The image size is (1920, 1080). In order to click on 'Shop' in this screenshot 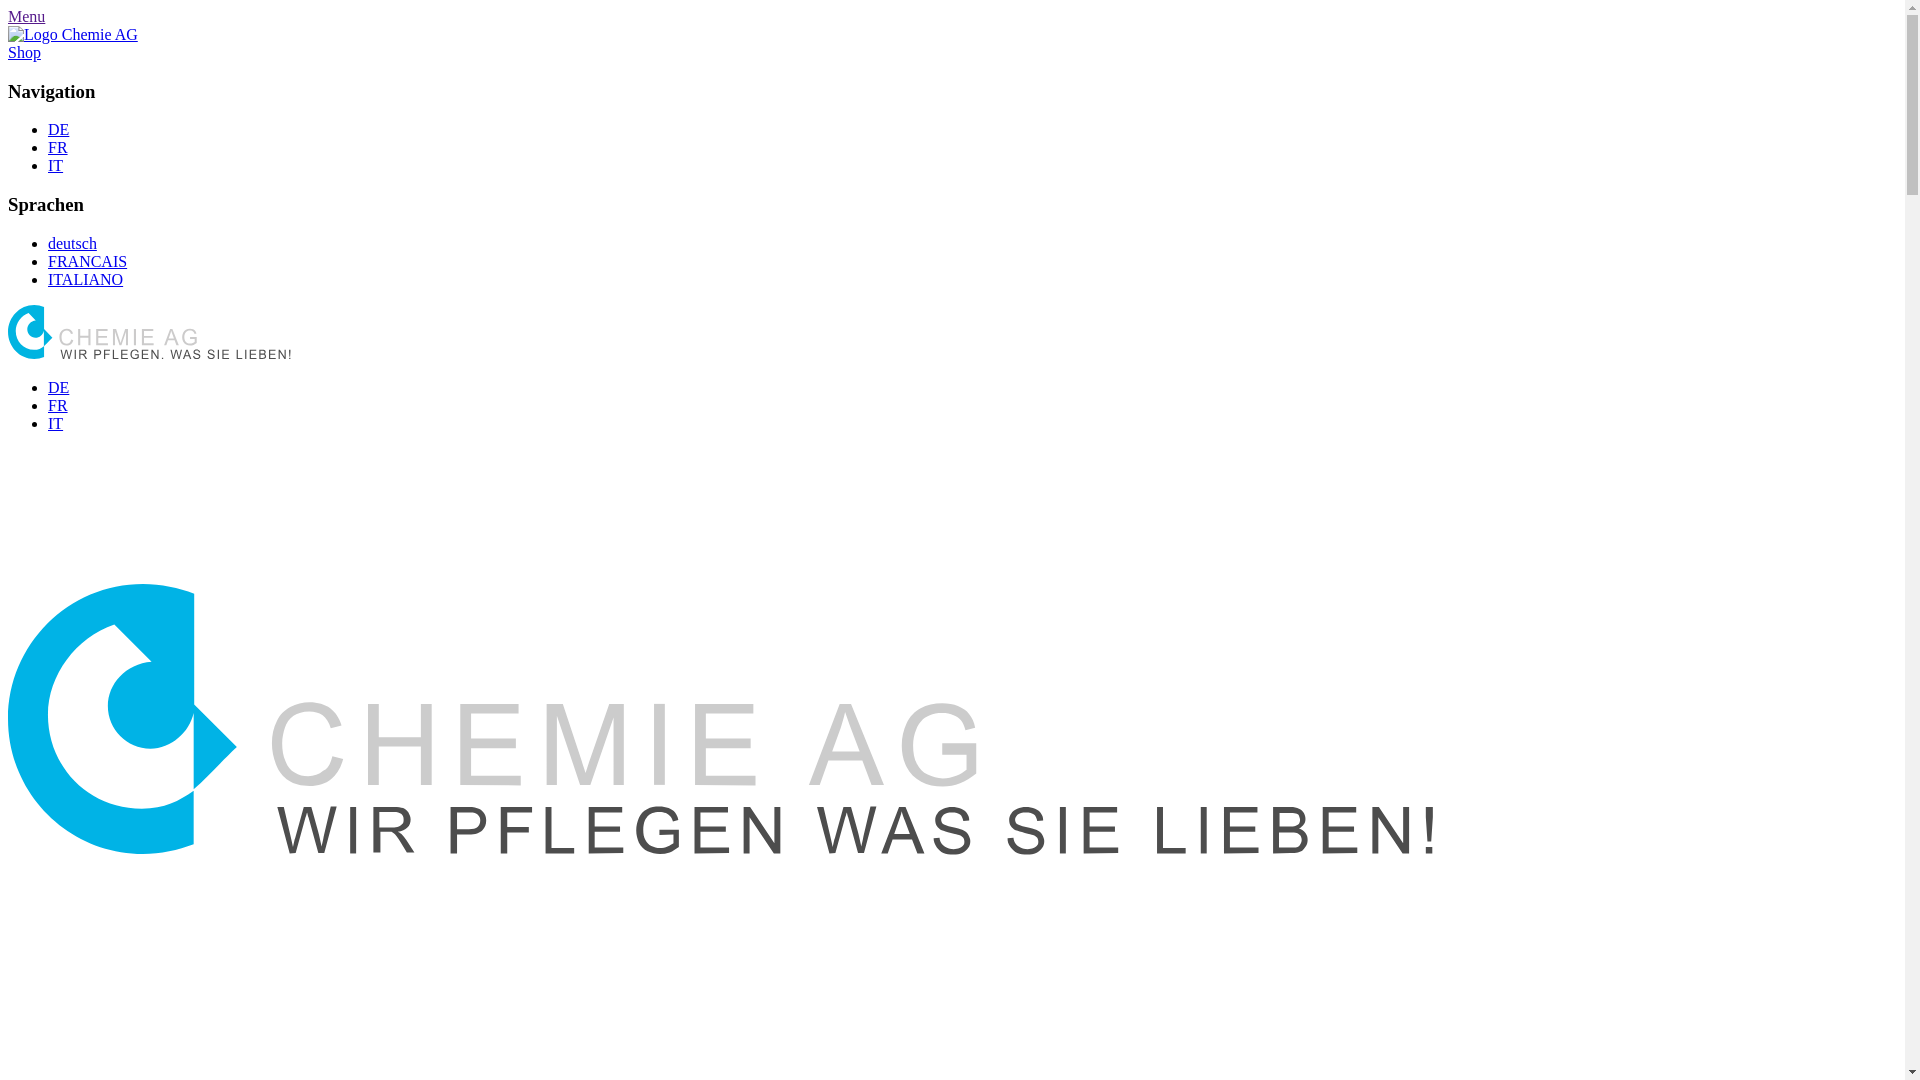, I will do `click(8, 51)`.